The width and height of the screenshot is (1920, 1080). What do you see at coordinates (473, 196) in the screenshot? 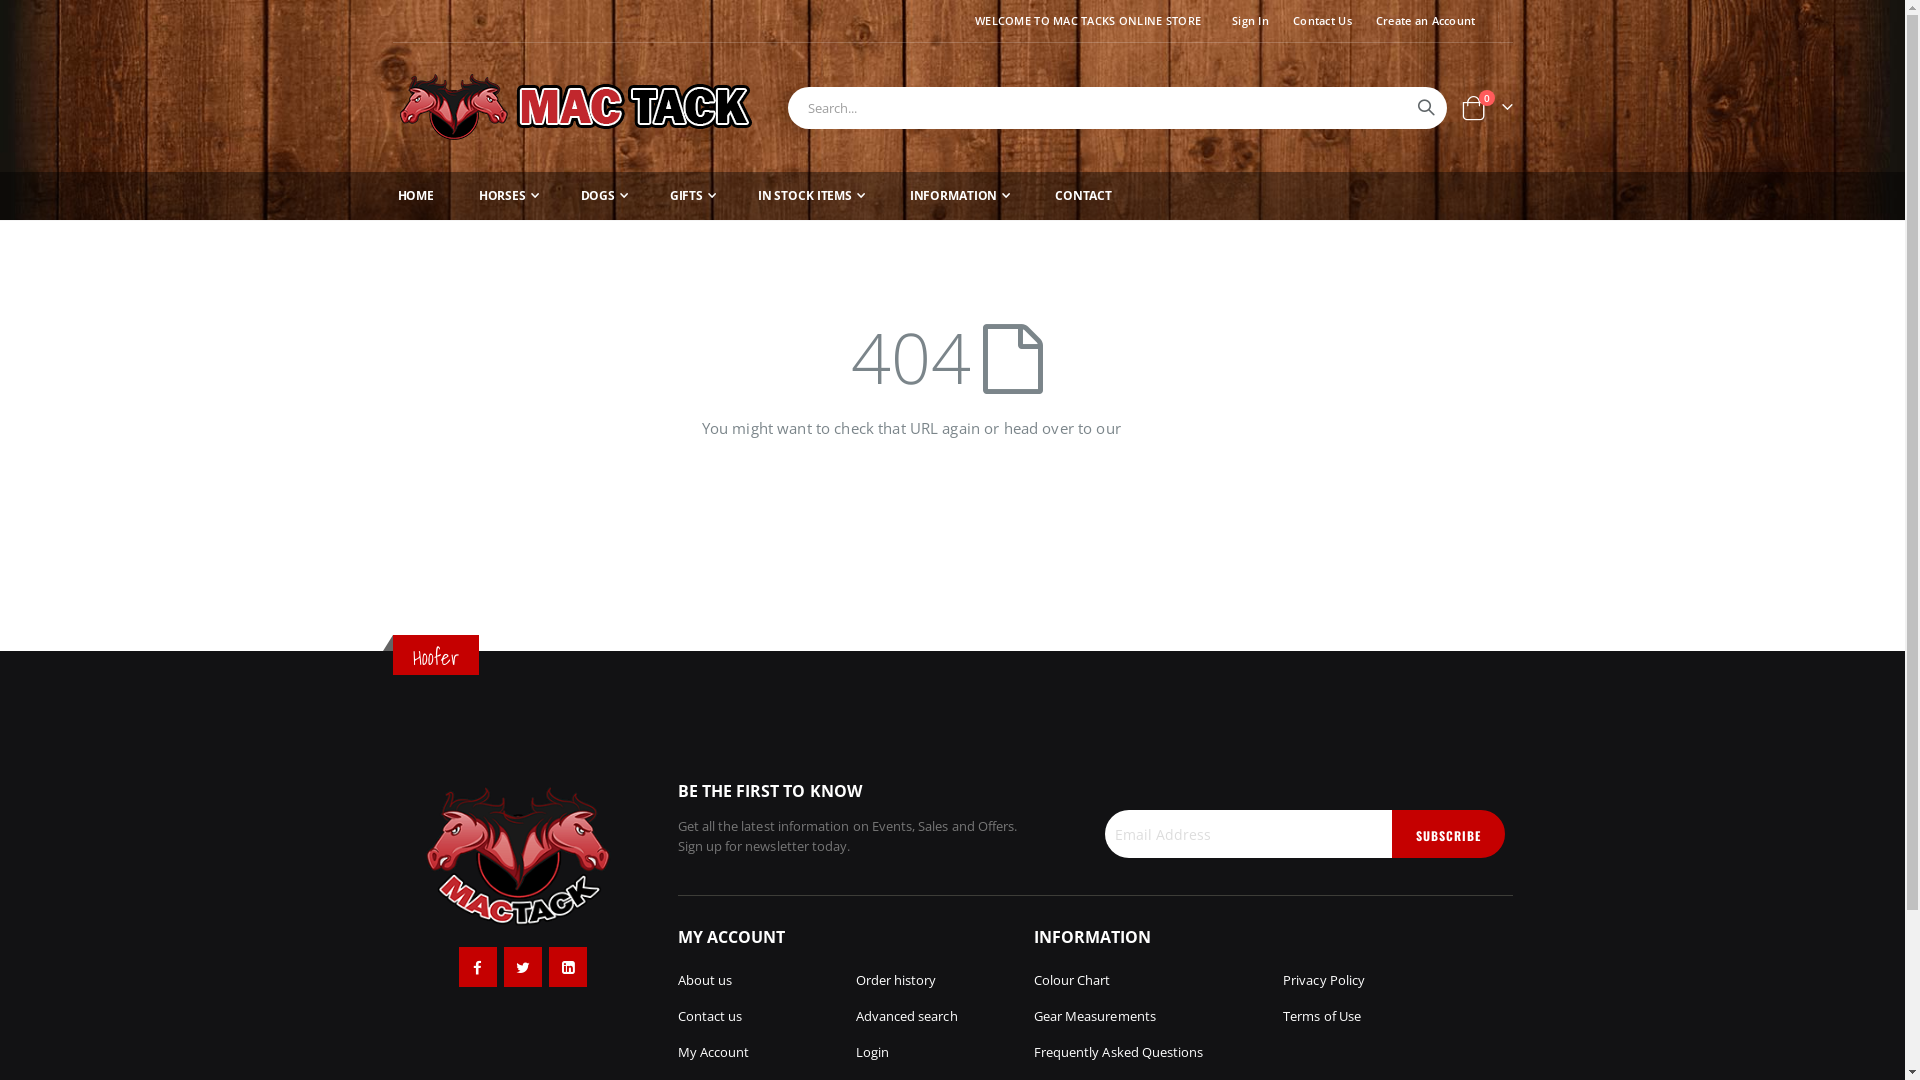
I see `'HORSES'` at bounding box center [473, 196].